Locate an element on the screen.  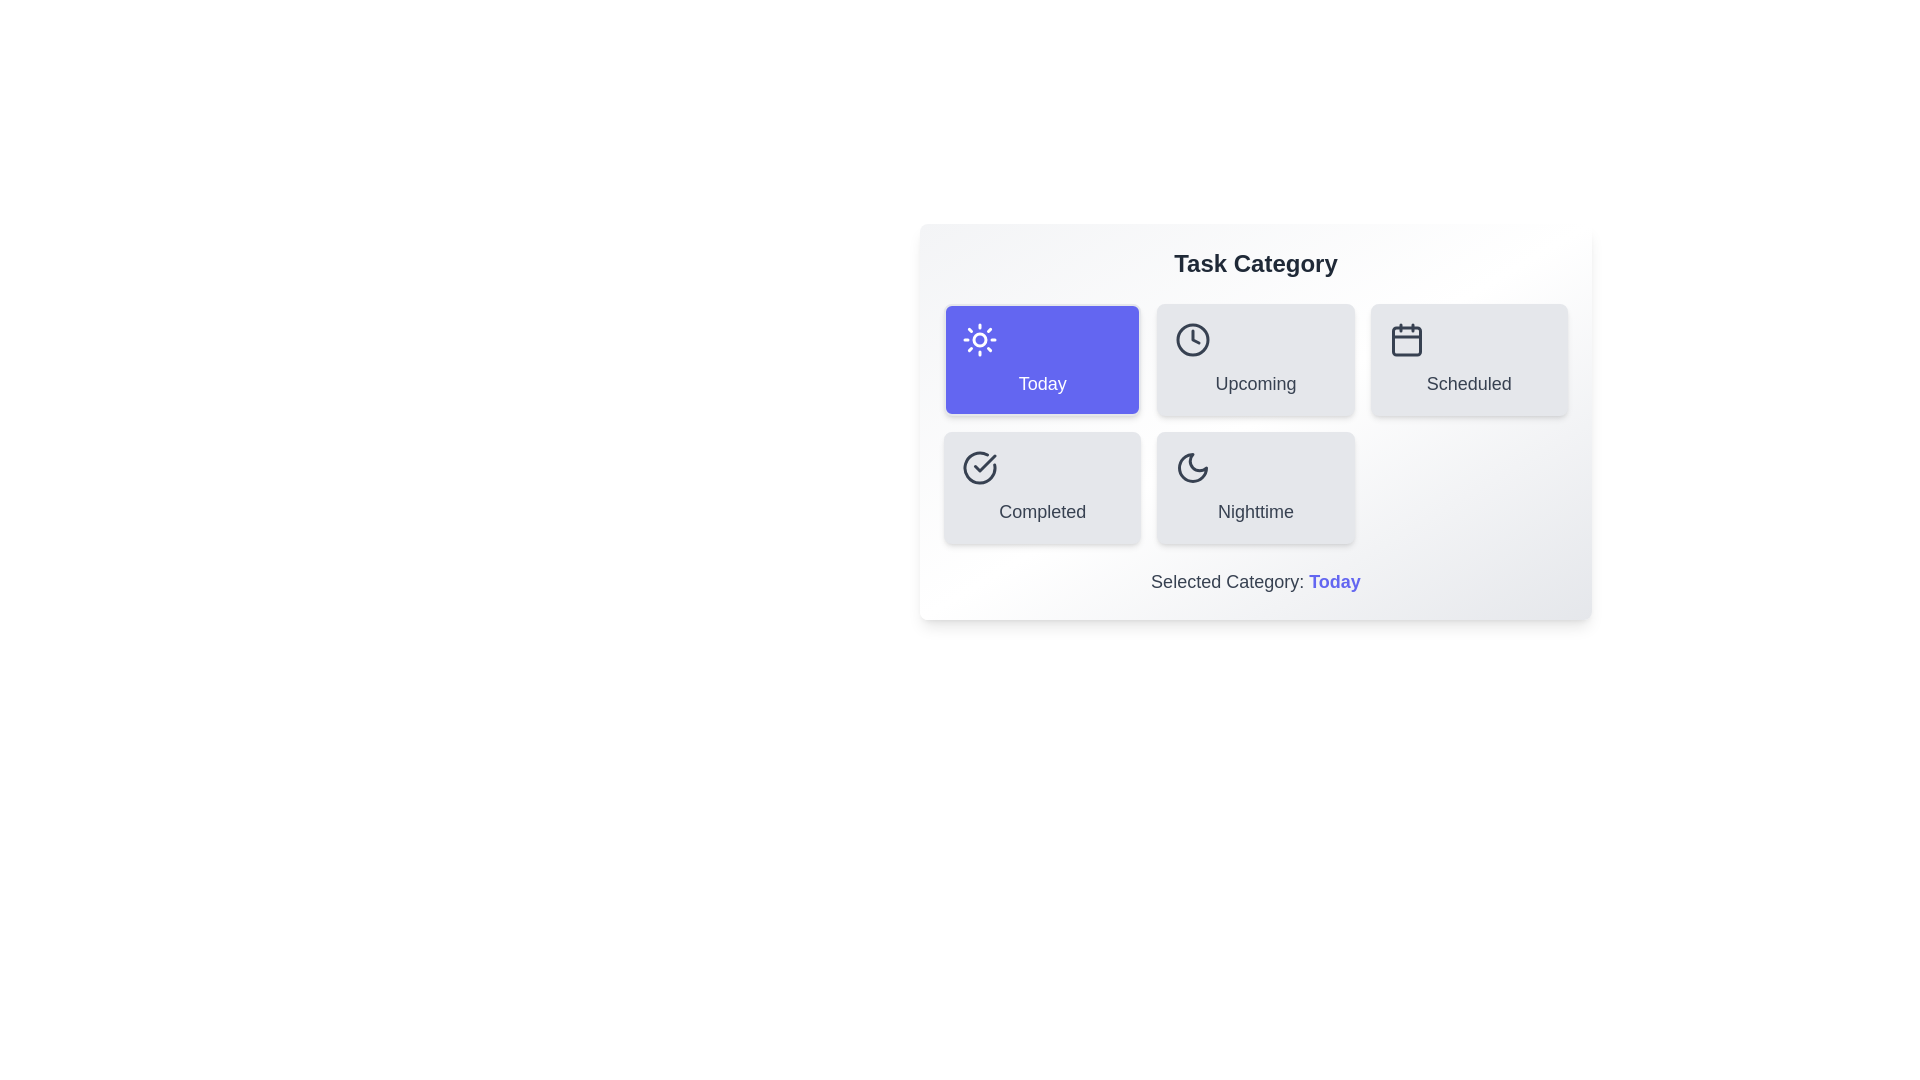
the category button labeled 'Scheduled' to observe its hover effect is located at coordinates (1469, 358).